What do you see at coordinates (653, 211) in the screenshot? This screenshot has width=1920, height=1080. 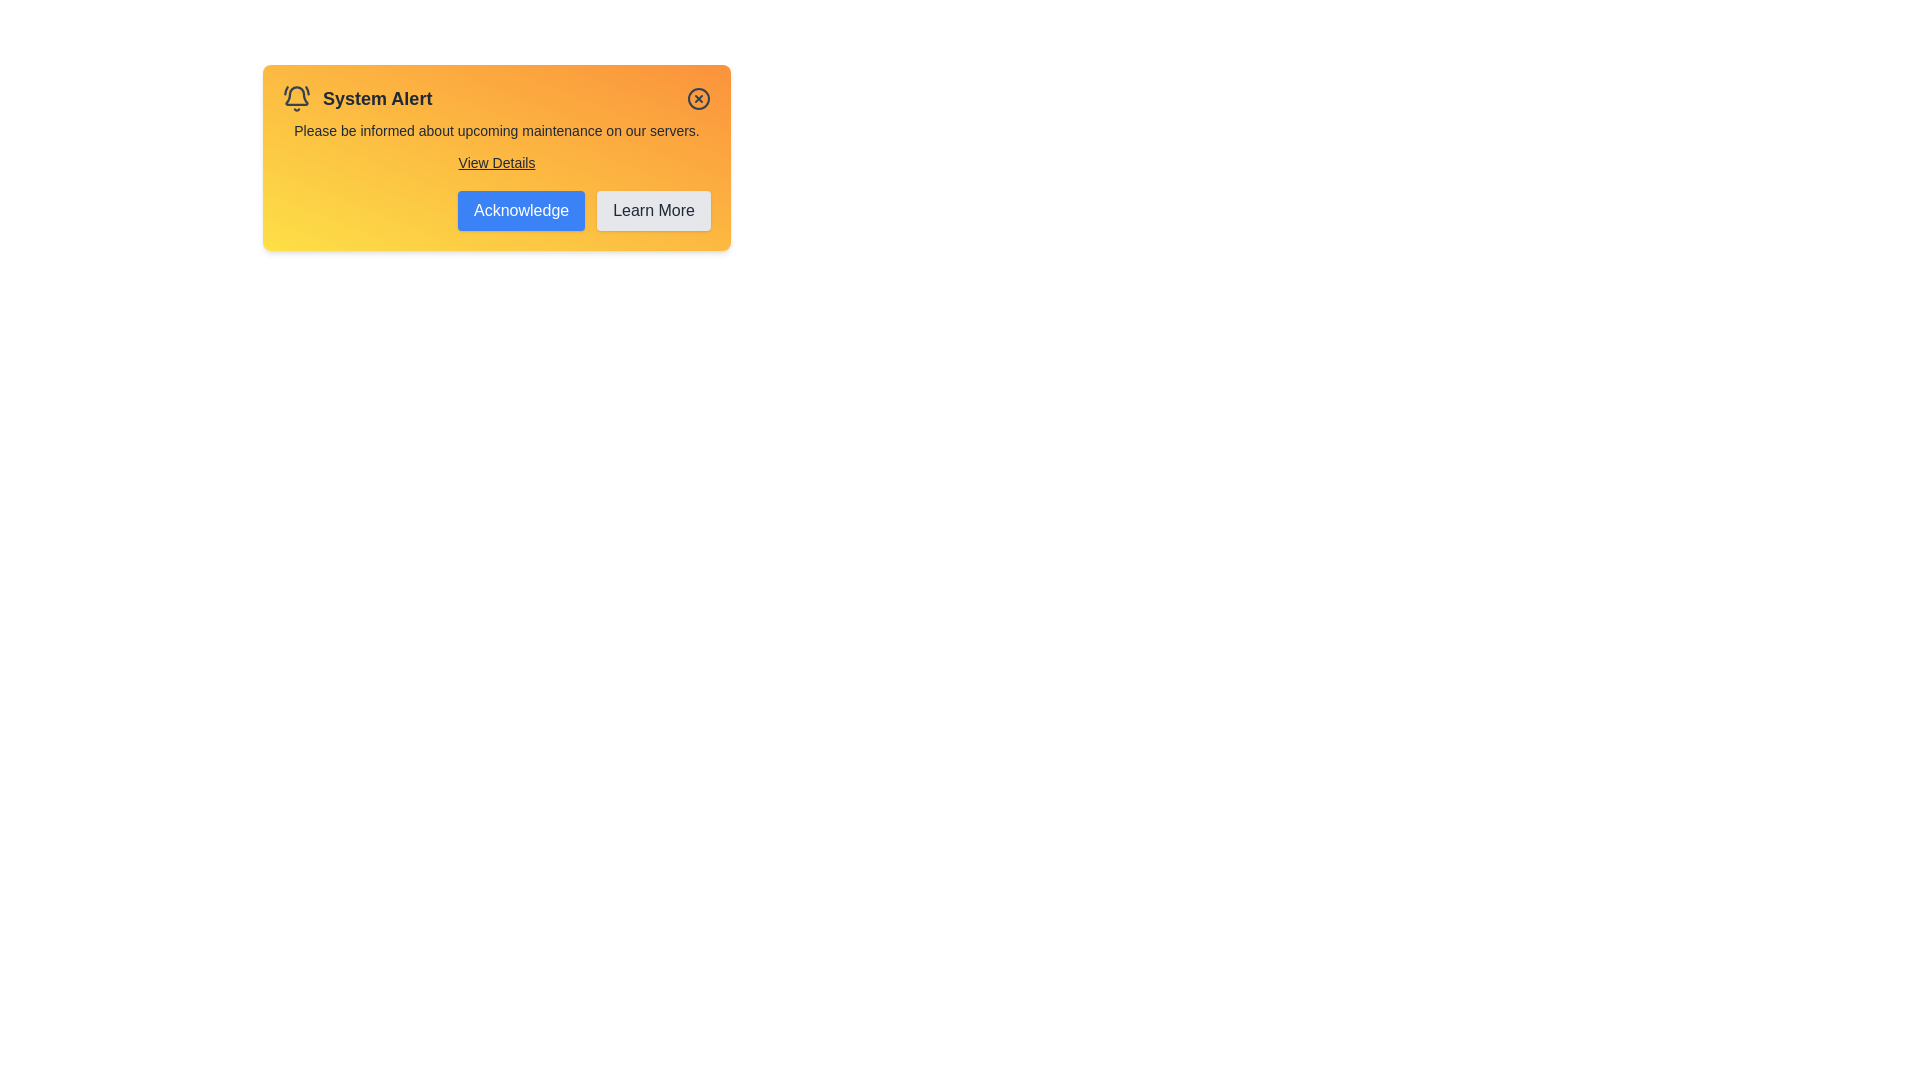 I see `'Learn More' button to learn more about the alert` at bounding box center [653, 211].